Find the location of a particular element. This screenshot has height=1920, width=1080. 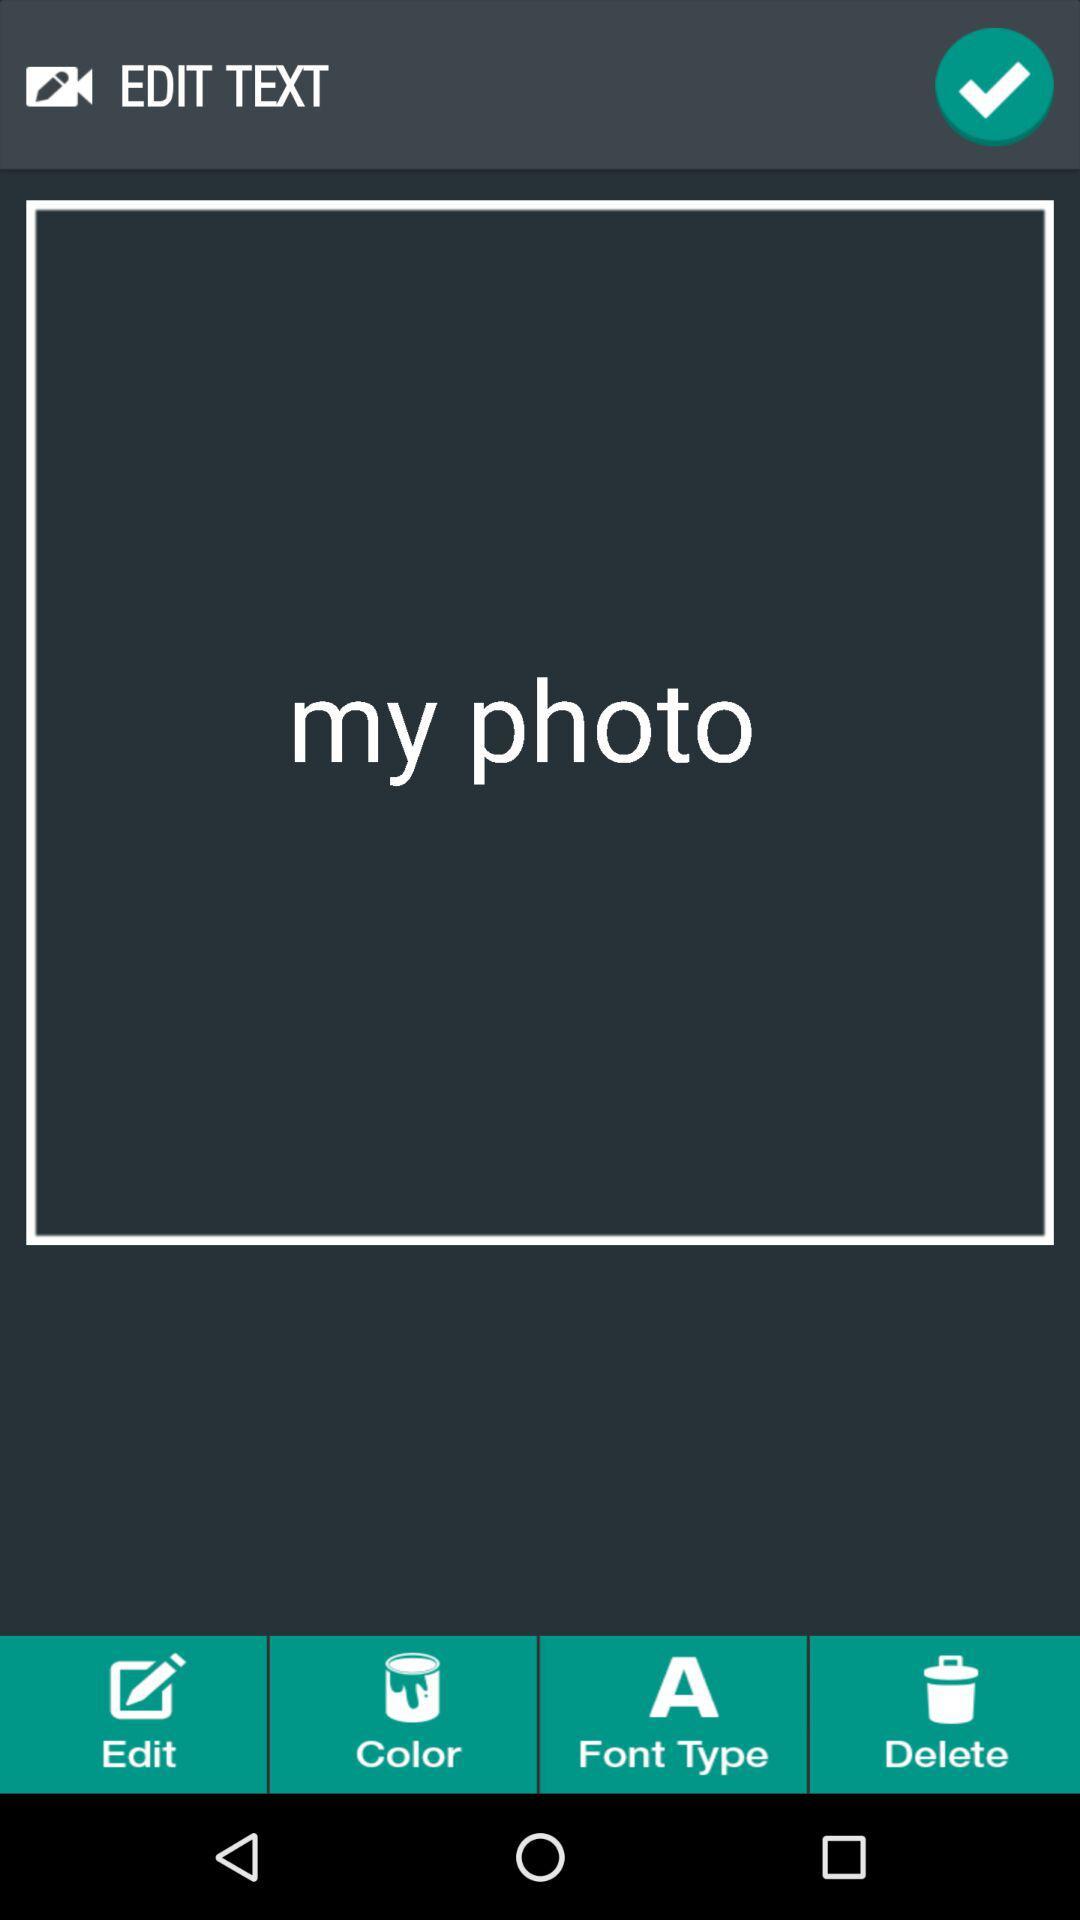

confirm edition is located at coordinates (994, 85).